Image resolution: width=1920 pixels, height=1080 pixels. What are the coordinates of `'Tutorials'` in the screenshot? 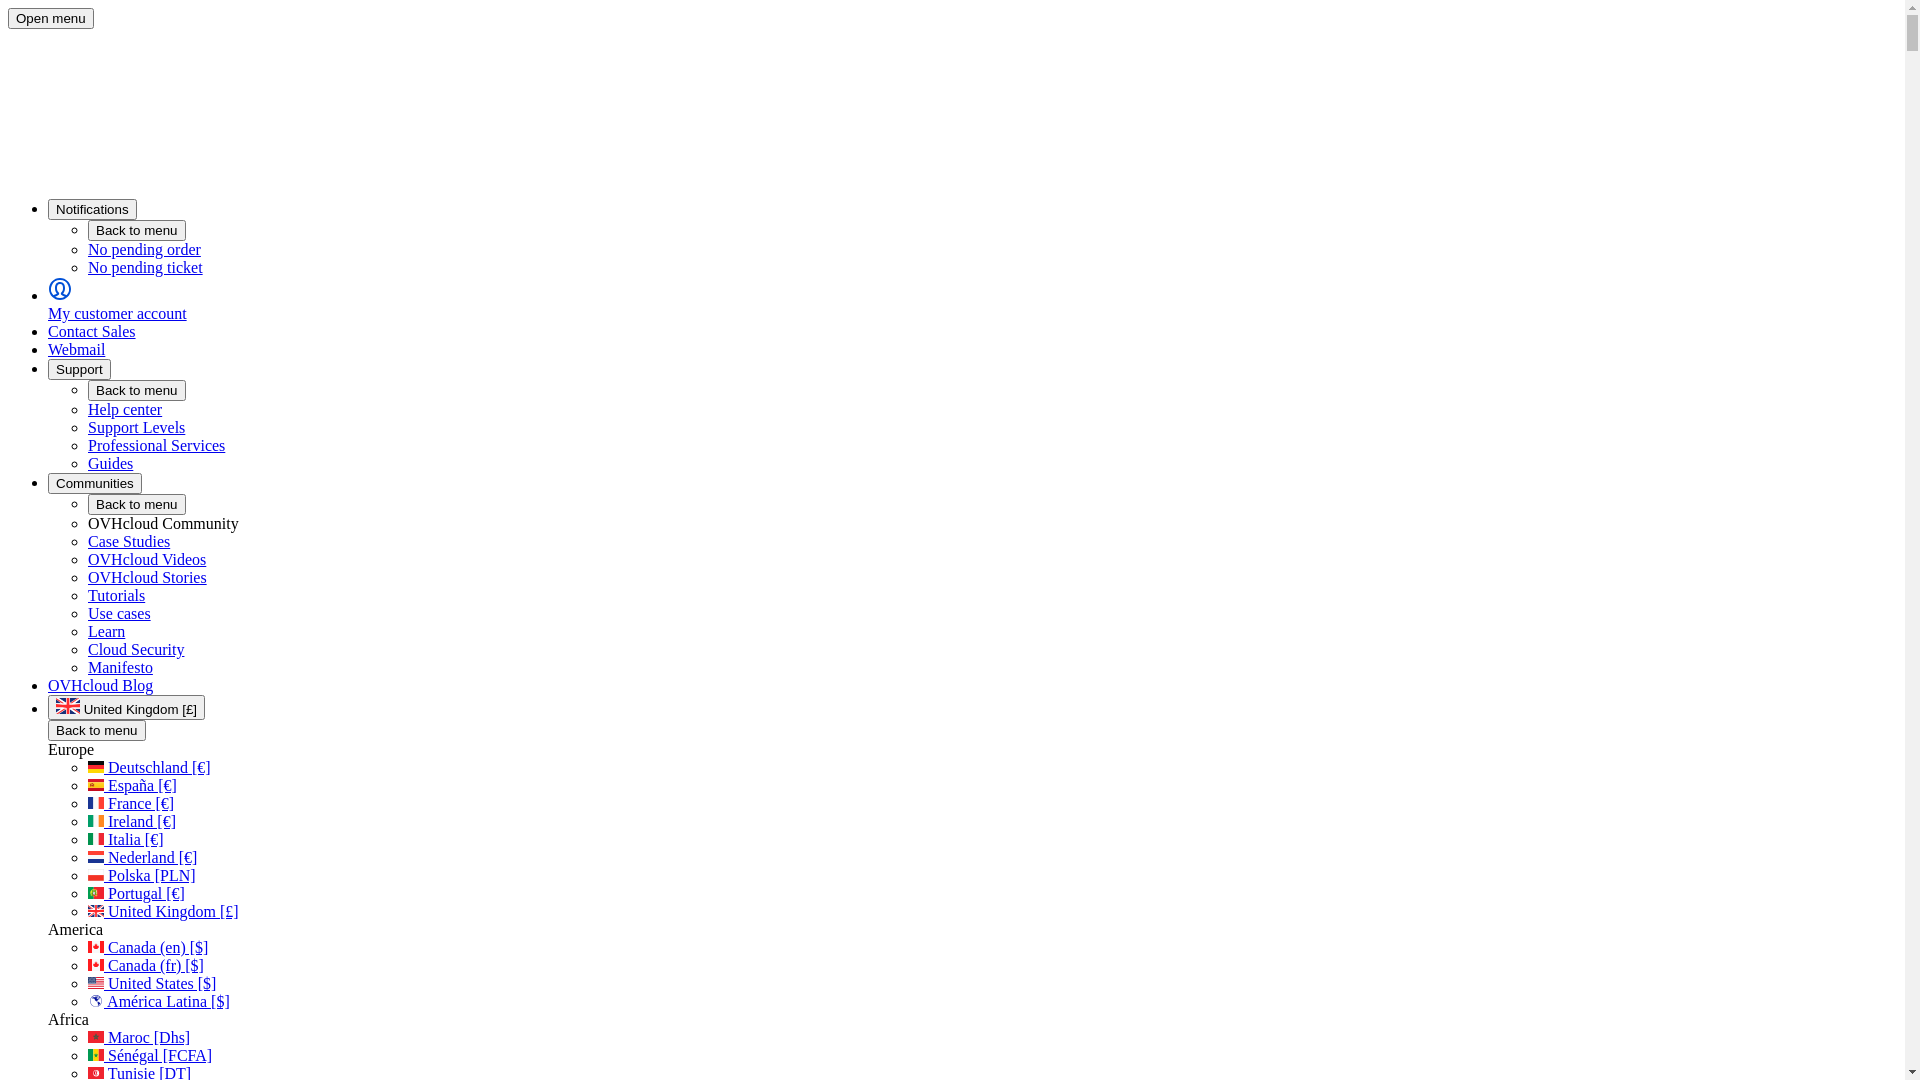 It's located at (115, 594).